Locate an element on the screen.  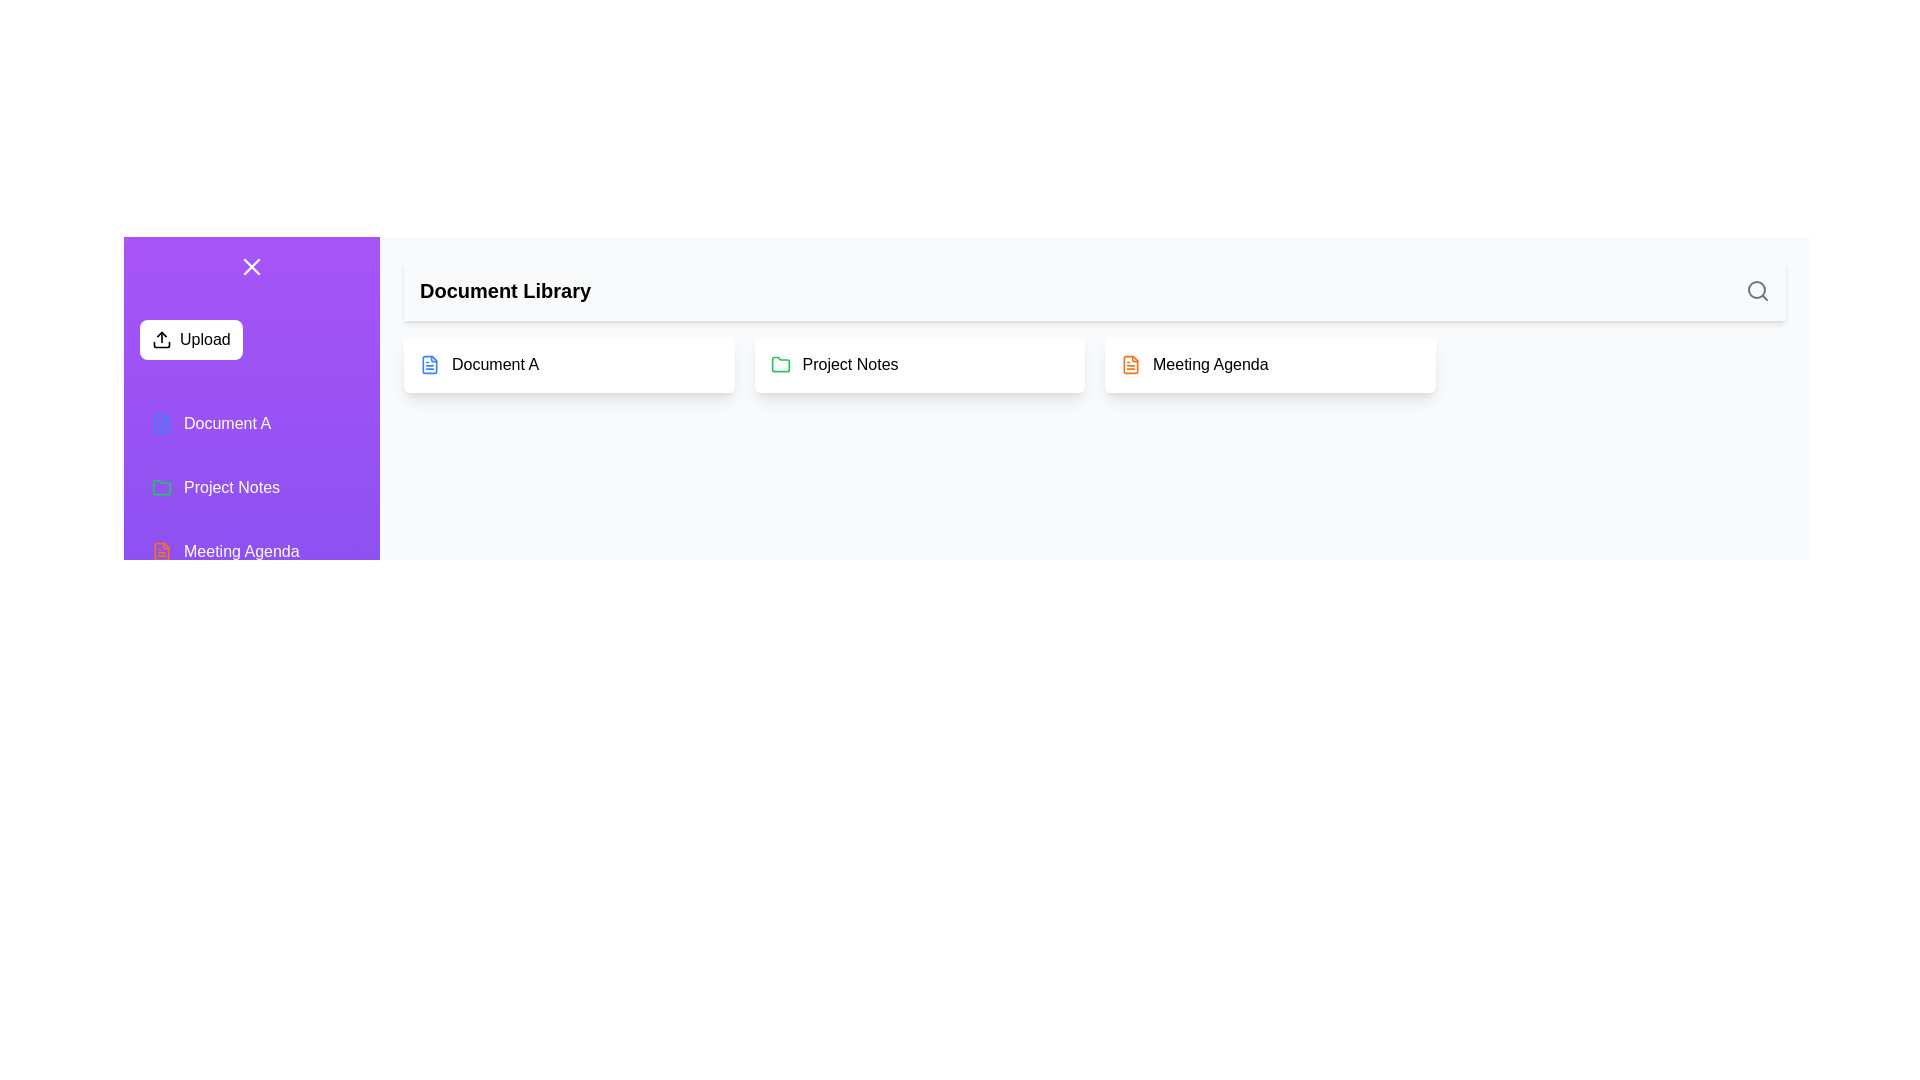
the document Meeting Agenda from the list is located at coordinates (1269, 365).